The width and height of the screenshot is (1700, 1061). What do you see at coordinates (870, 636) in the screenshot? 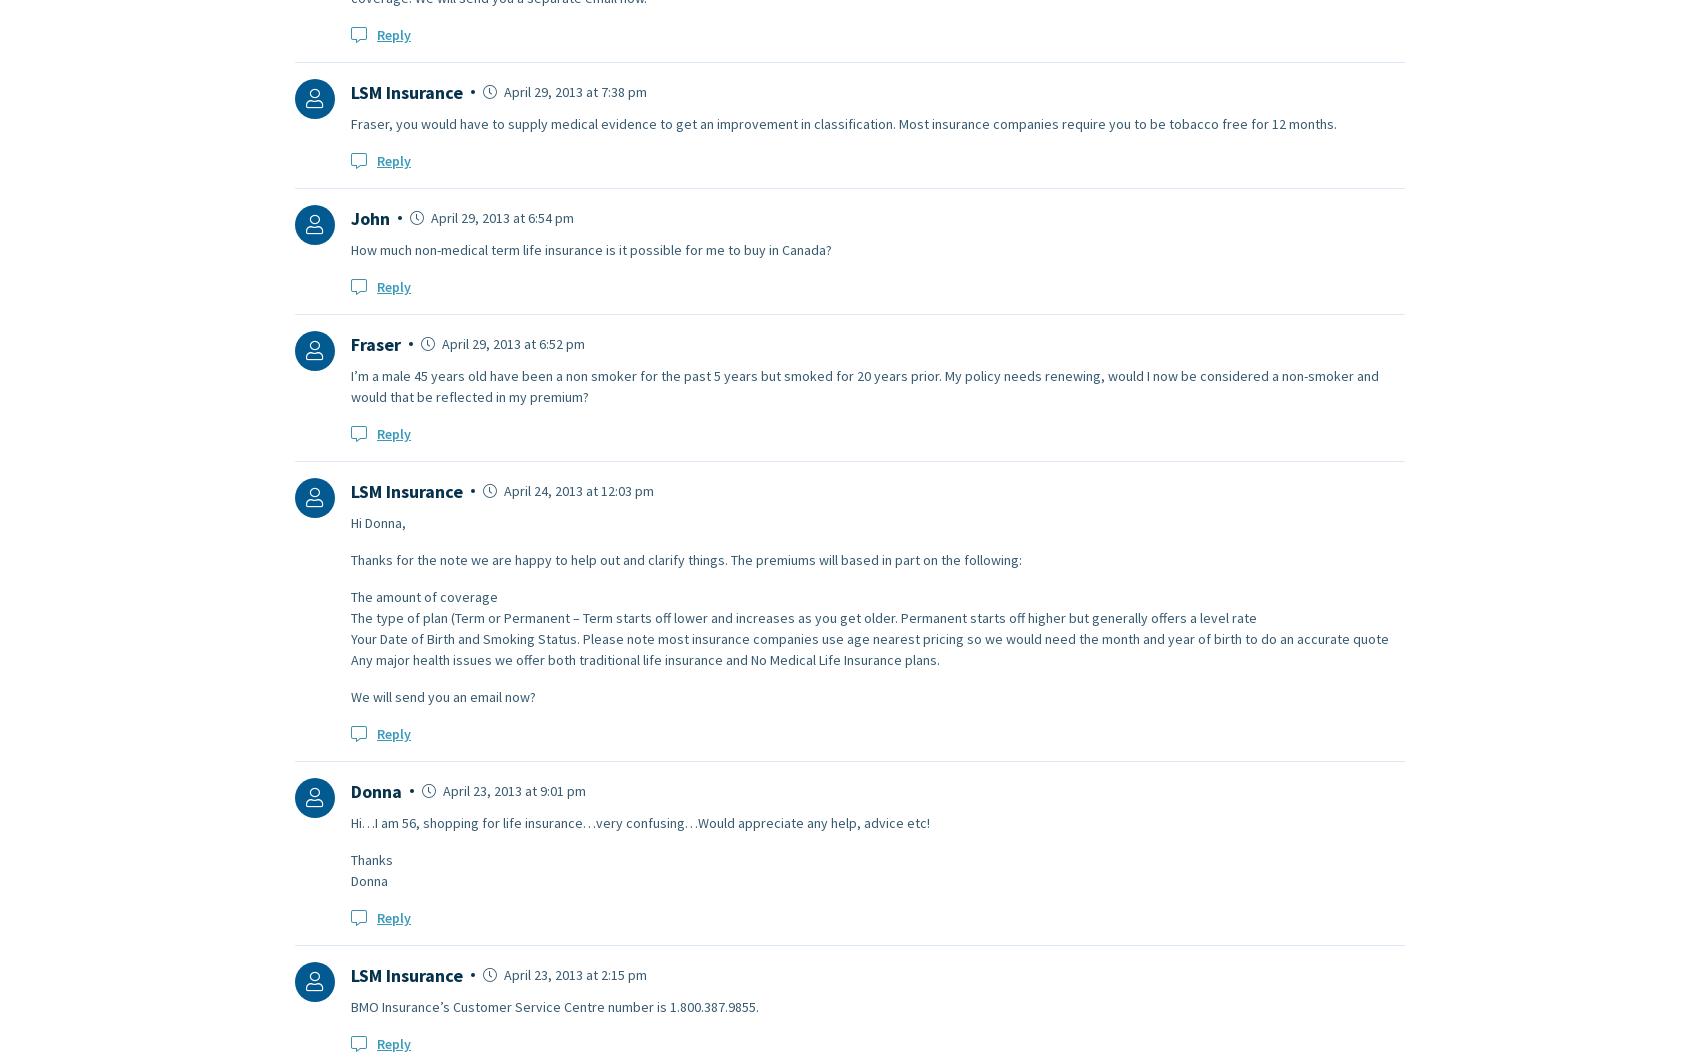
I see `'Your Date of Birth and Smoking Status. Please note most insurance companies use age nearest pricing so we would need the month and year of birth to do an accurate quote'` at bounding box center [870, 636].